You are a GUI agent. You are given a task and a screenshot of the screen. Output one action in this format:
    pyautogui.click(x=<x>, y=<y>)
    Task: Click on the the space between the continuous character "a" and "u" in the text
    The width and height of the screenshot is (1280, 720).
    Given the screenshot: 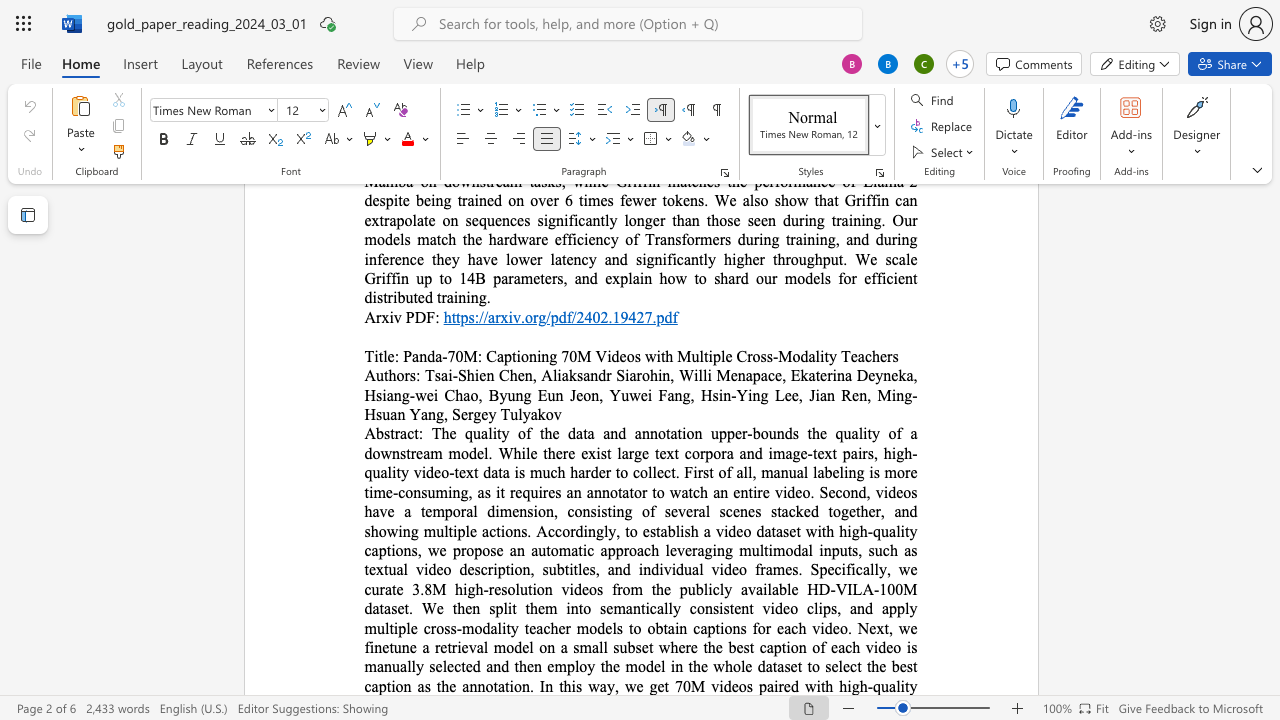 What is the action you would take?
    pyautogui.click(x=538, y=550)
    